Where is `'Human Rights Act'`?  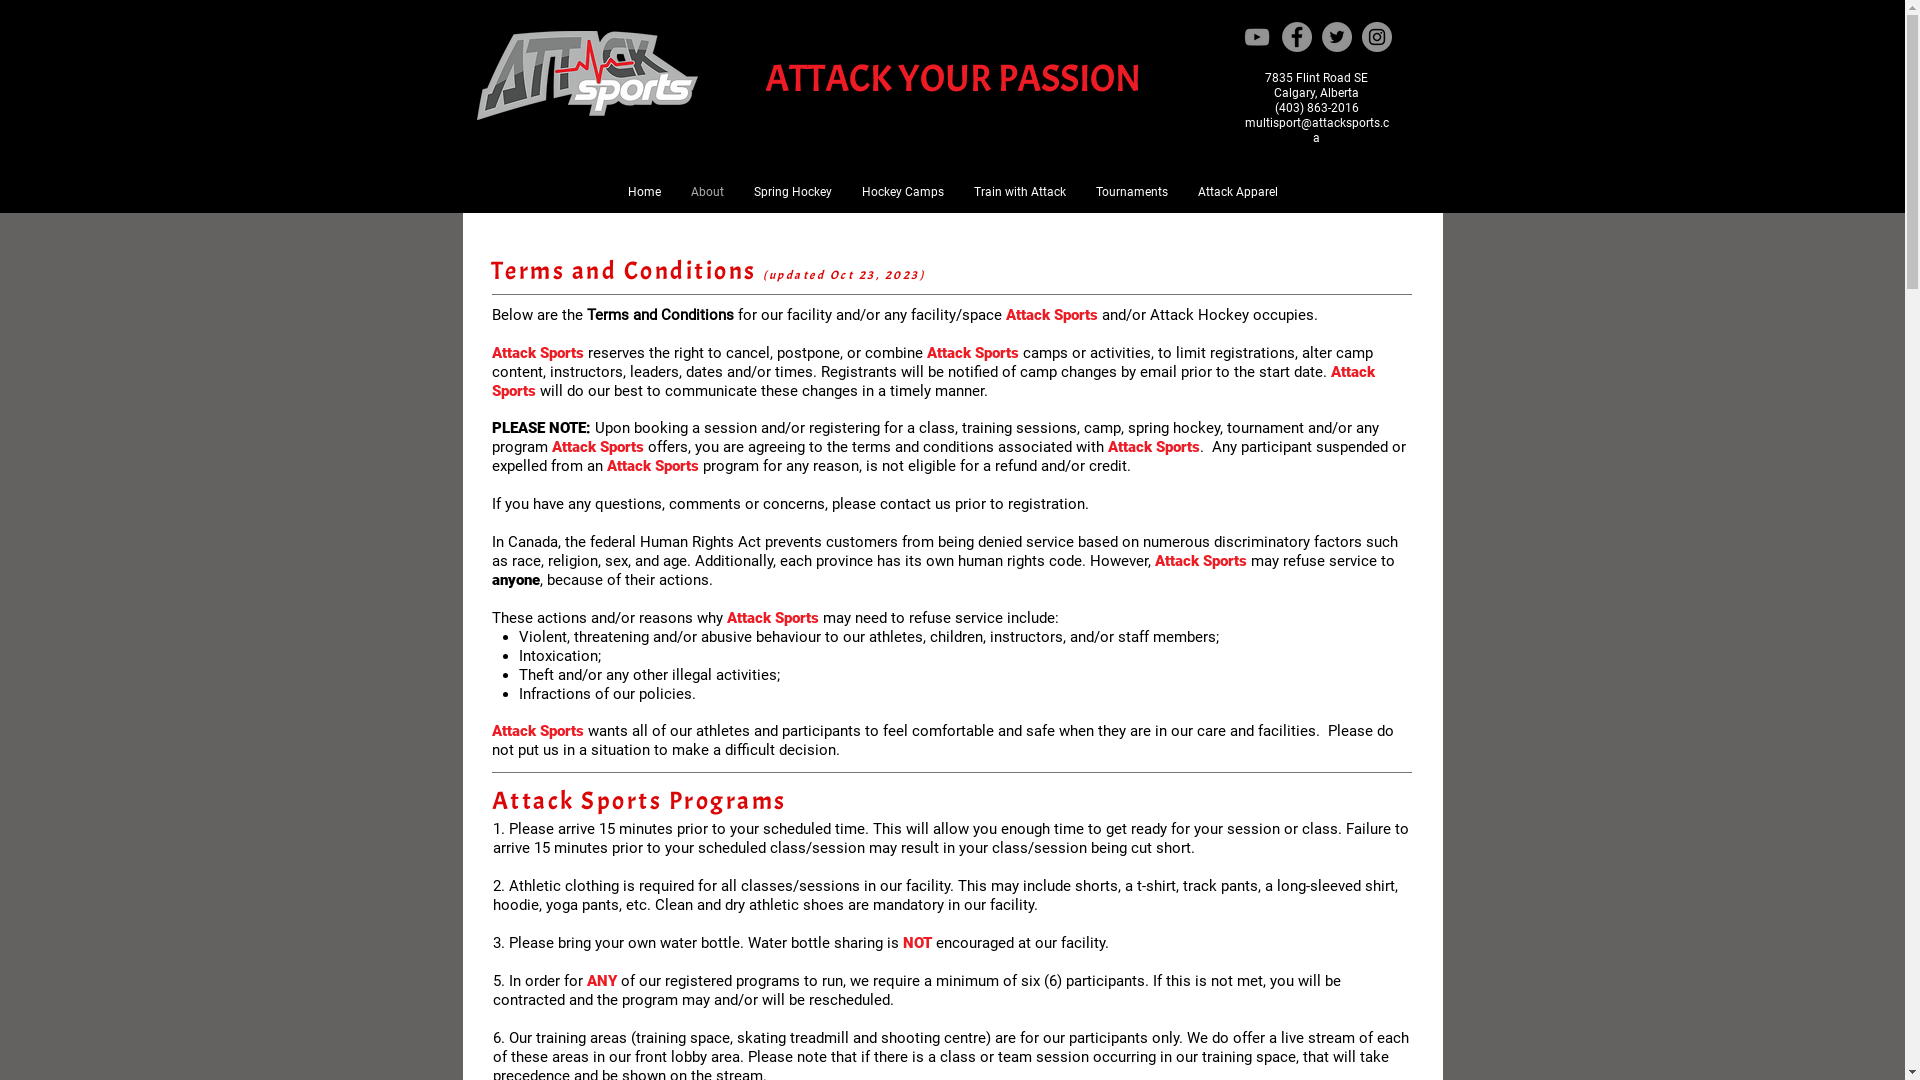 'Human Rights Act' is located at coordinates (700, 542).